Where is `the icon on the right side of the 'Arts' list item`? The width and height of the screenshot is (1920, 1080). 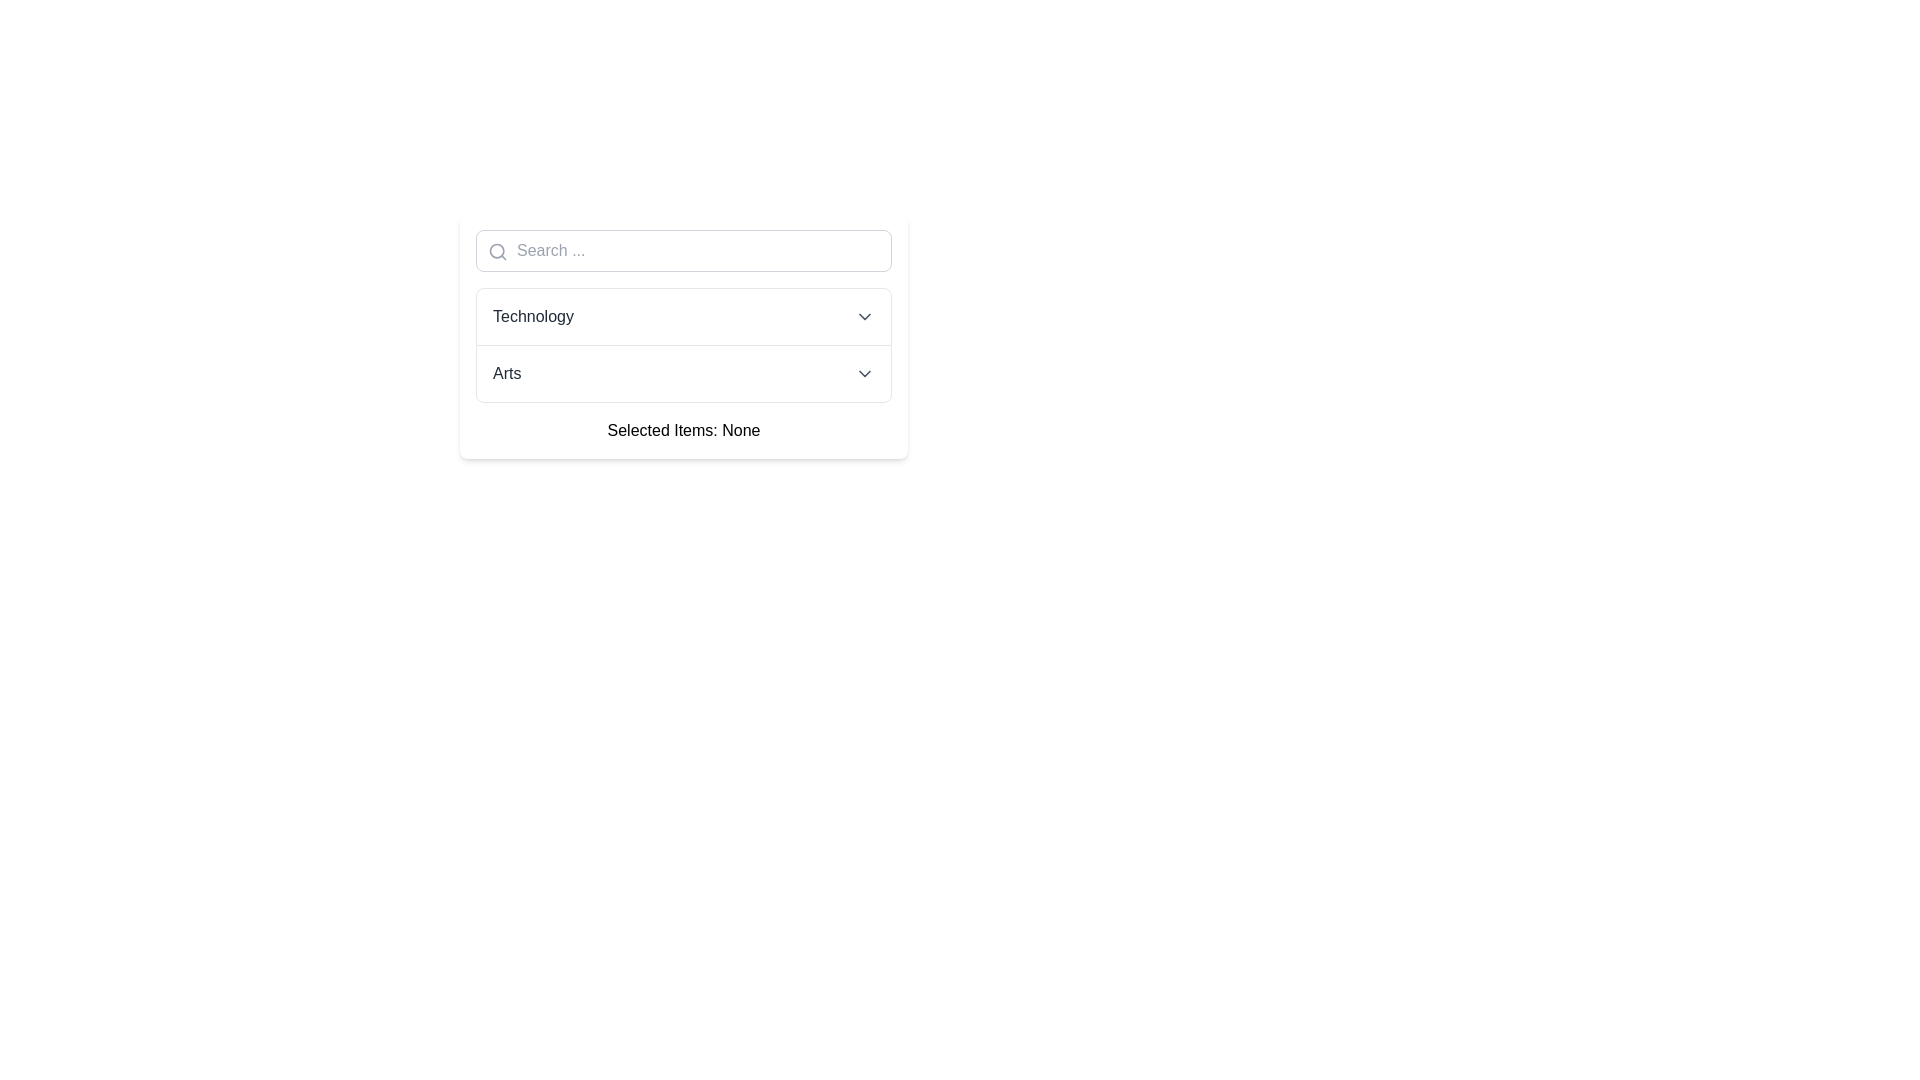
the icon on the right side of the 'Arts' list item is located at coordinates (864, 374).